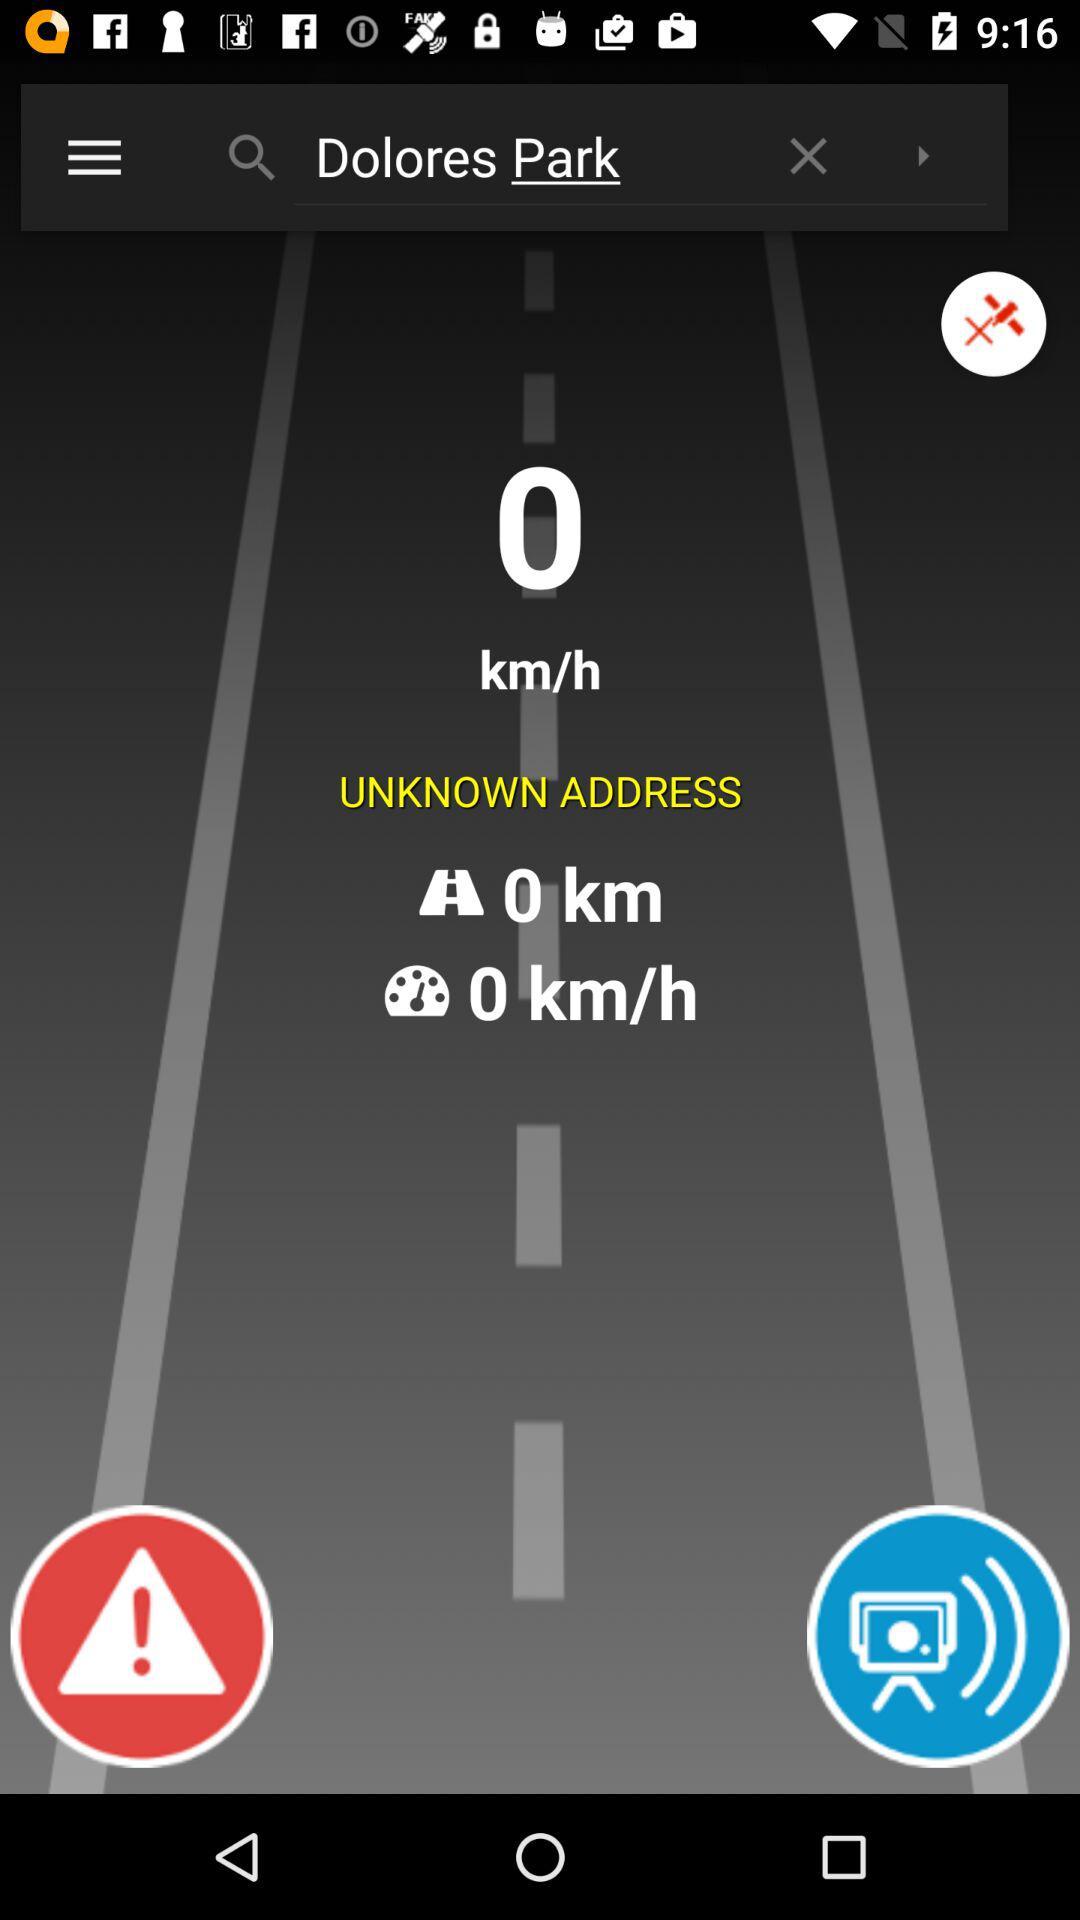 This screenshot has height=1920, width=1080. I want to click on the close icon, so click(993, 346).